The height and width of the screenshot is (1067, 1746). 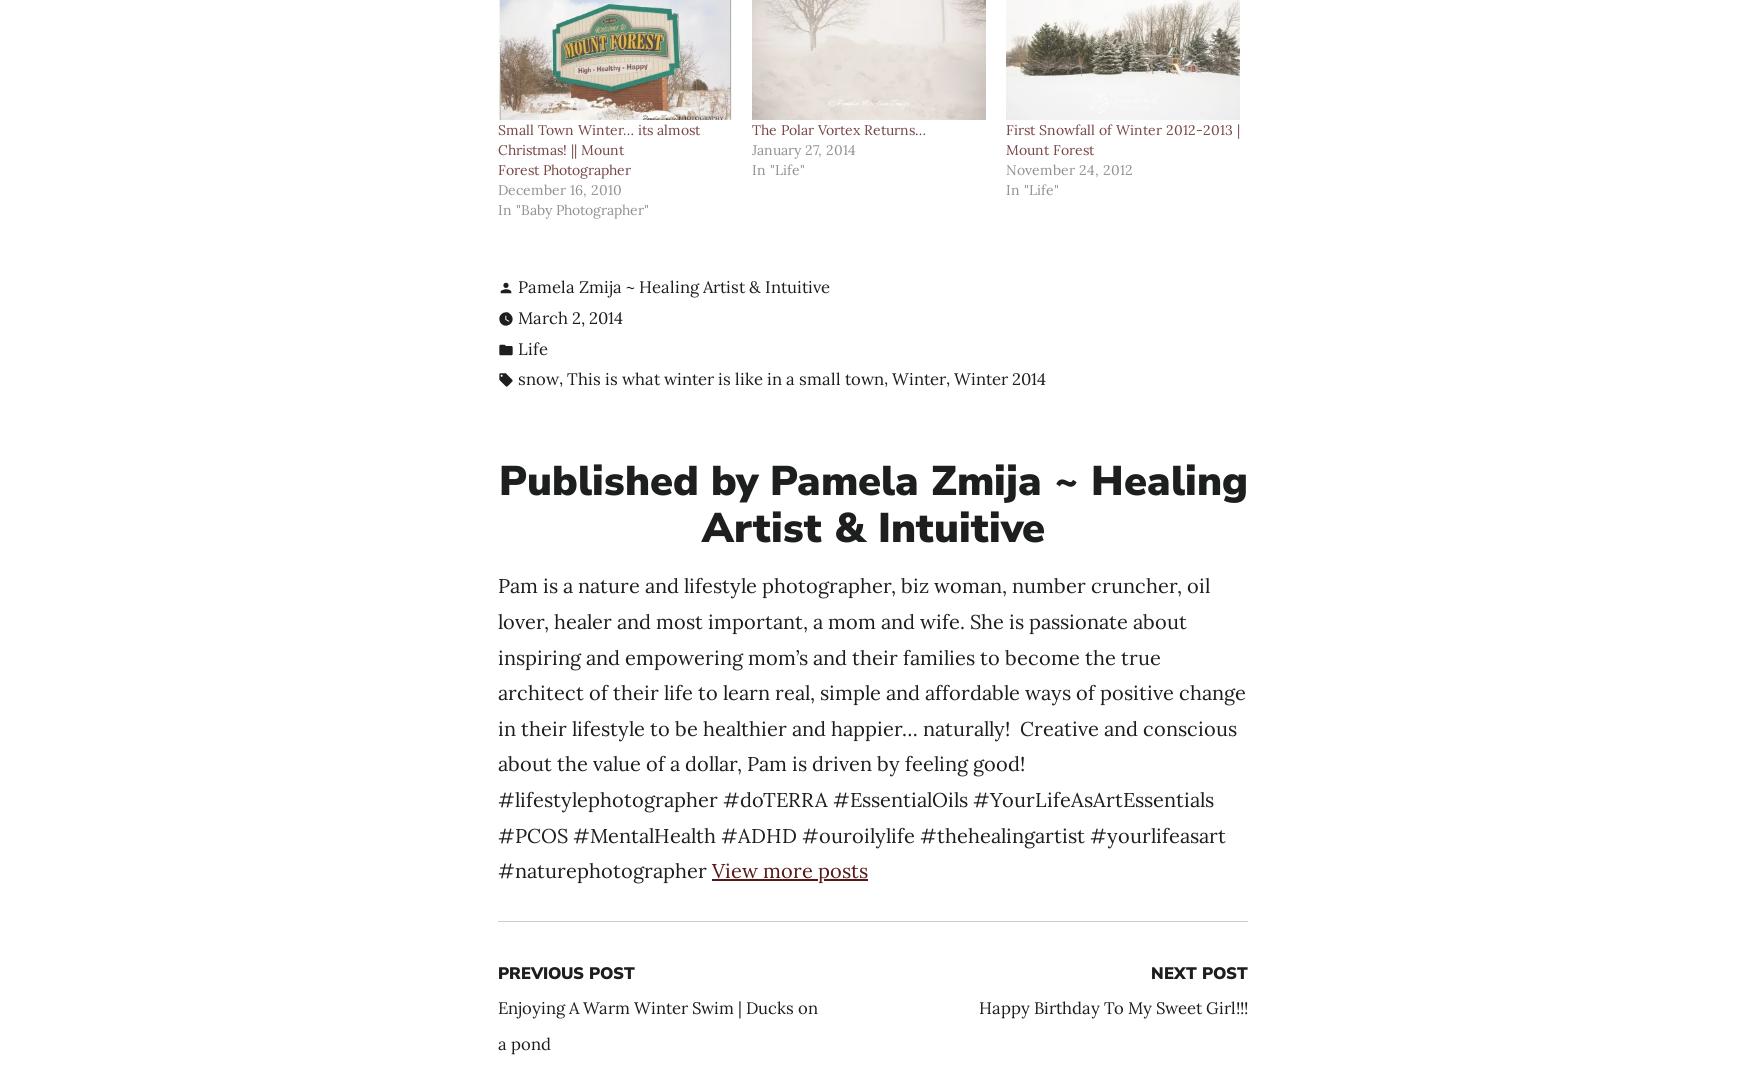 What do you see at coordinates (1150, 972) in the screenshot?
I see `'Next Post'` at bounding box center [1150, 972].